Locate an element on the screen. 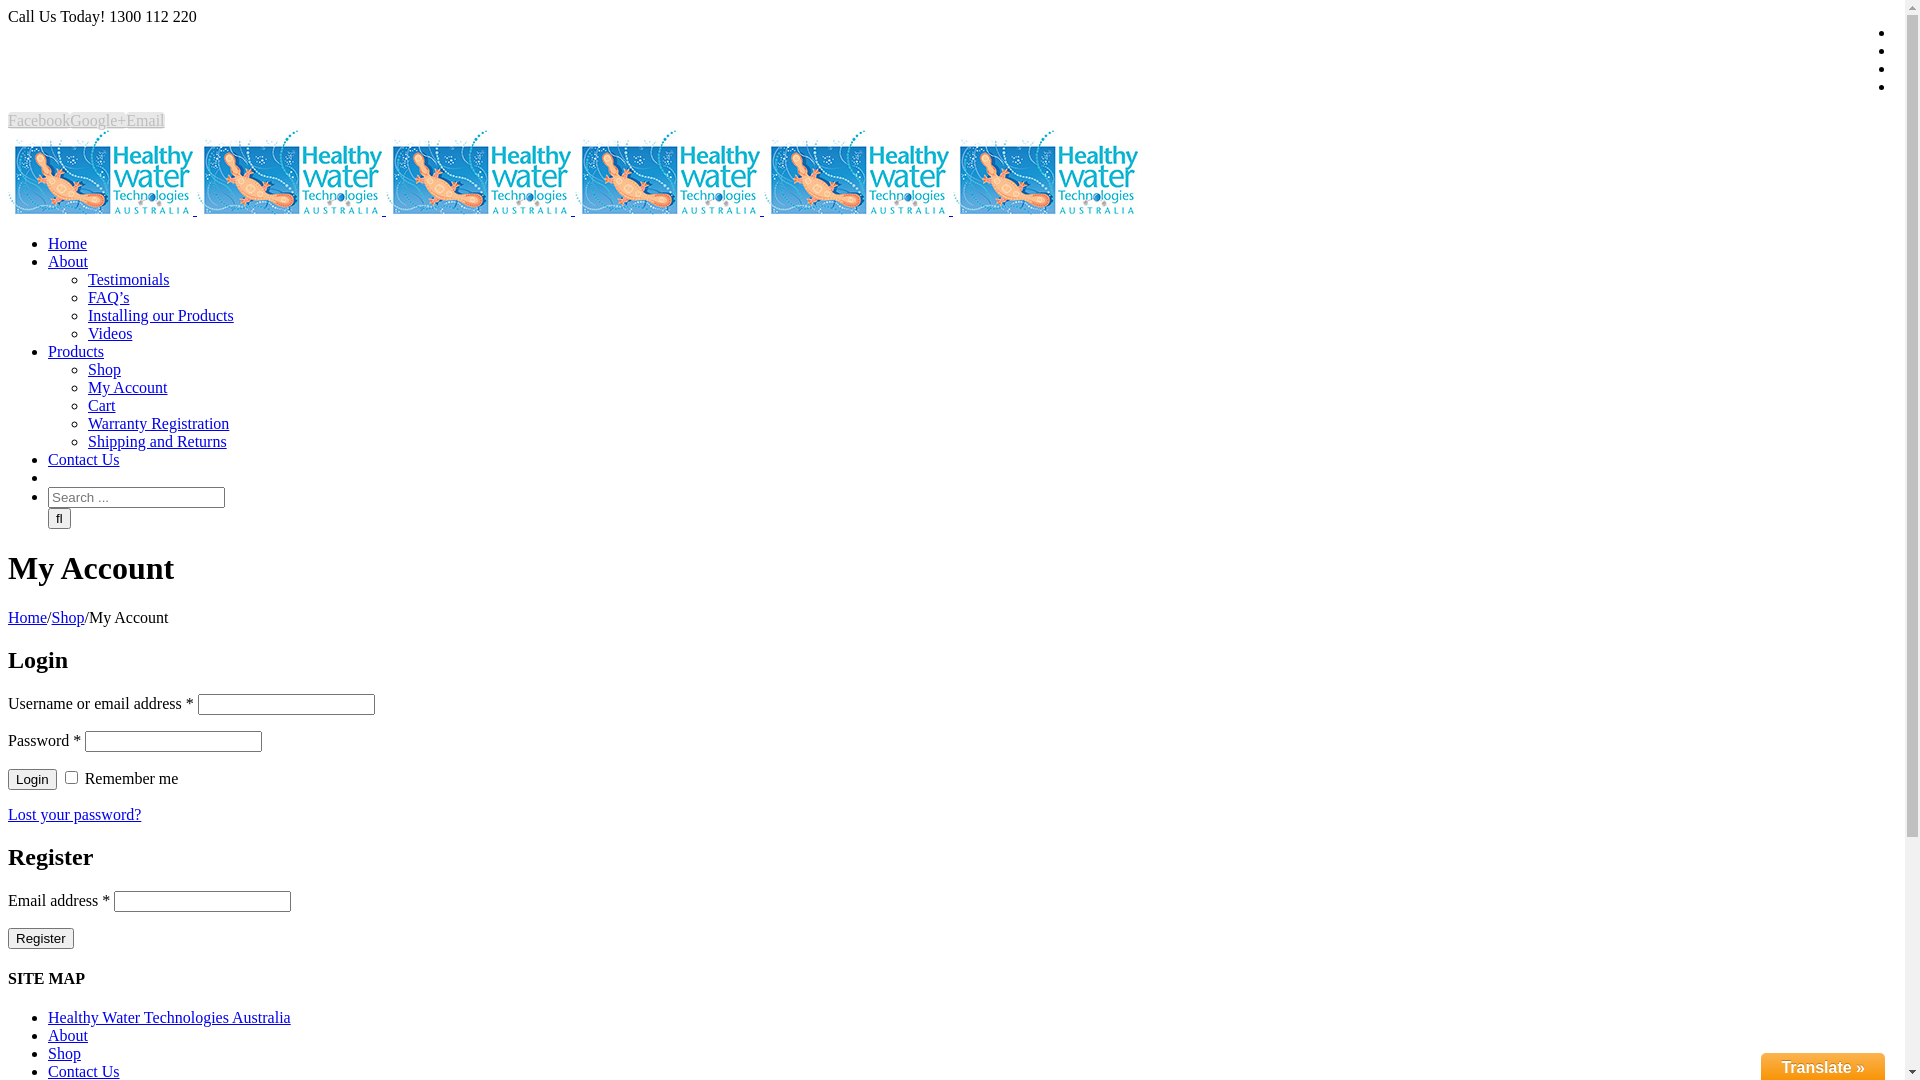  'Testimonials' is located at coordinates (128, 279).